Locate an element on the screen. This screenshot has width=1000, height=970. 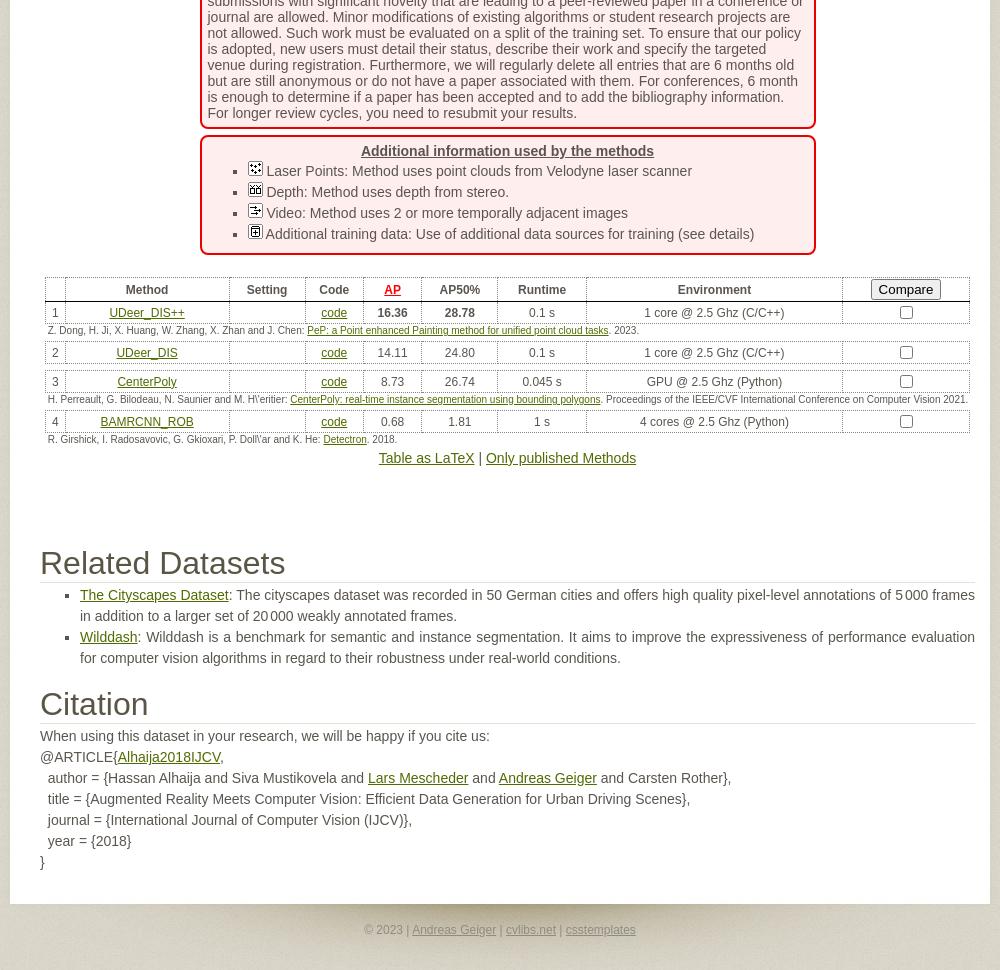
'Setting' is located at coordinates (266, 287).